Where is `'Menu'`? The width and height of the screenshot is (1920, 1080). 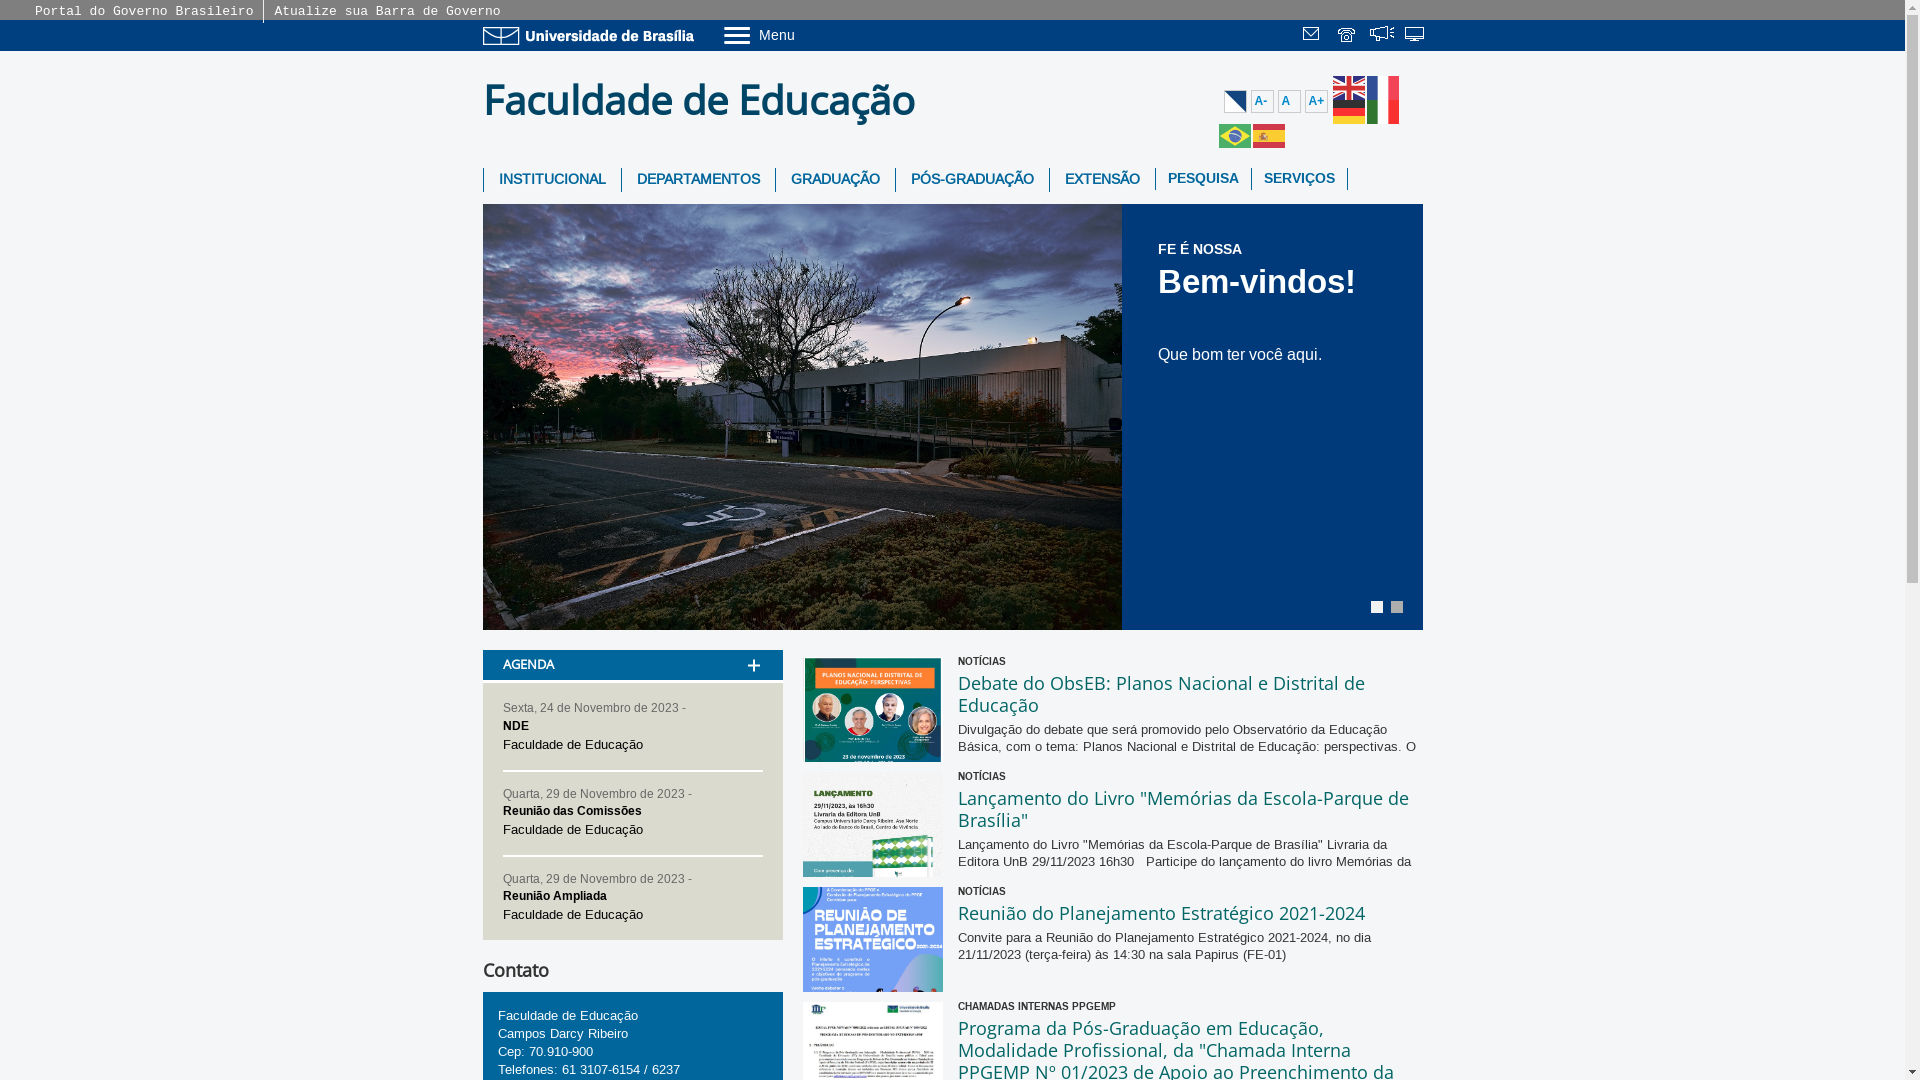 'Menu' is located at coordinates (720, 34).